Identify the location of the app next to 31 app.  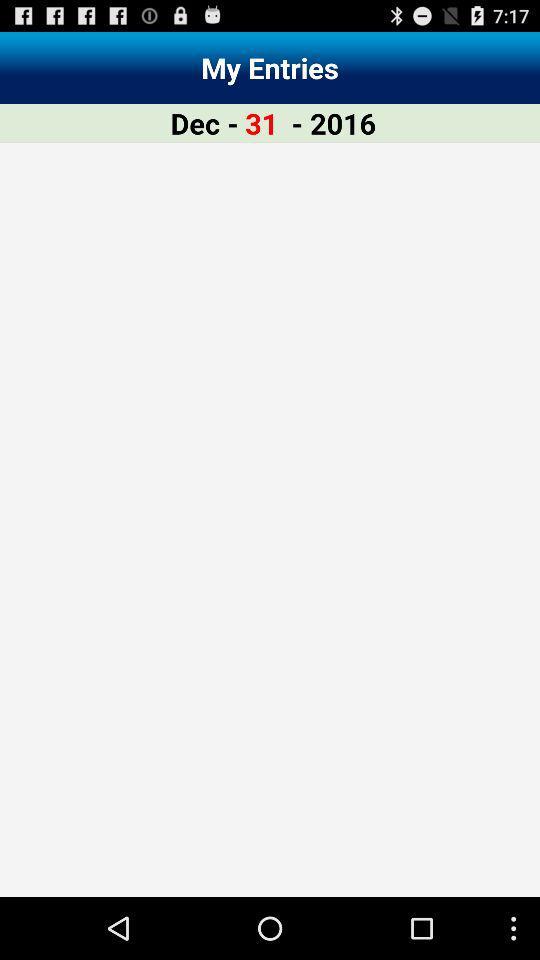
(203, 122).